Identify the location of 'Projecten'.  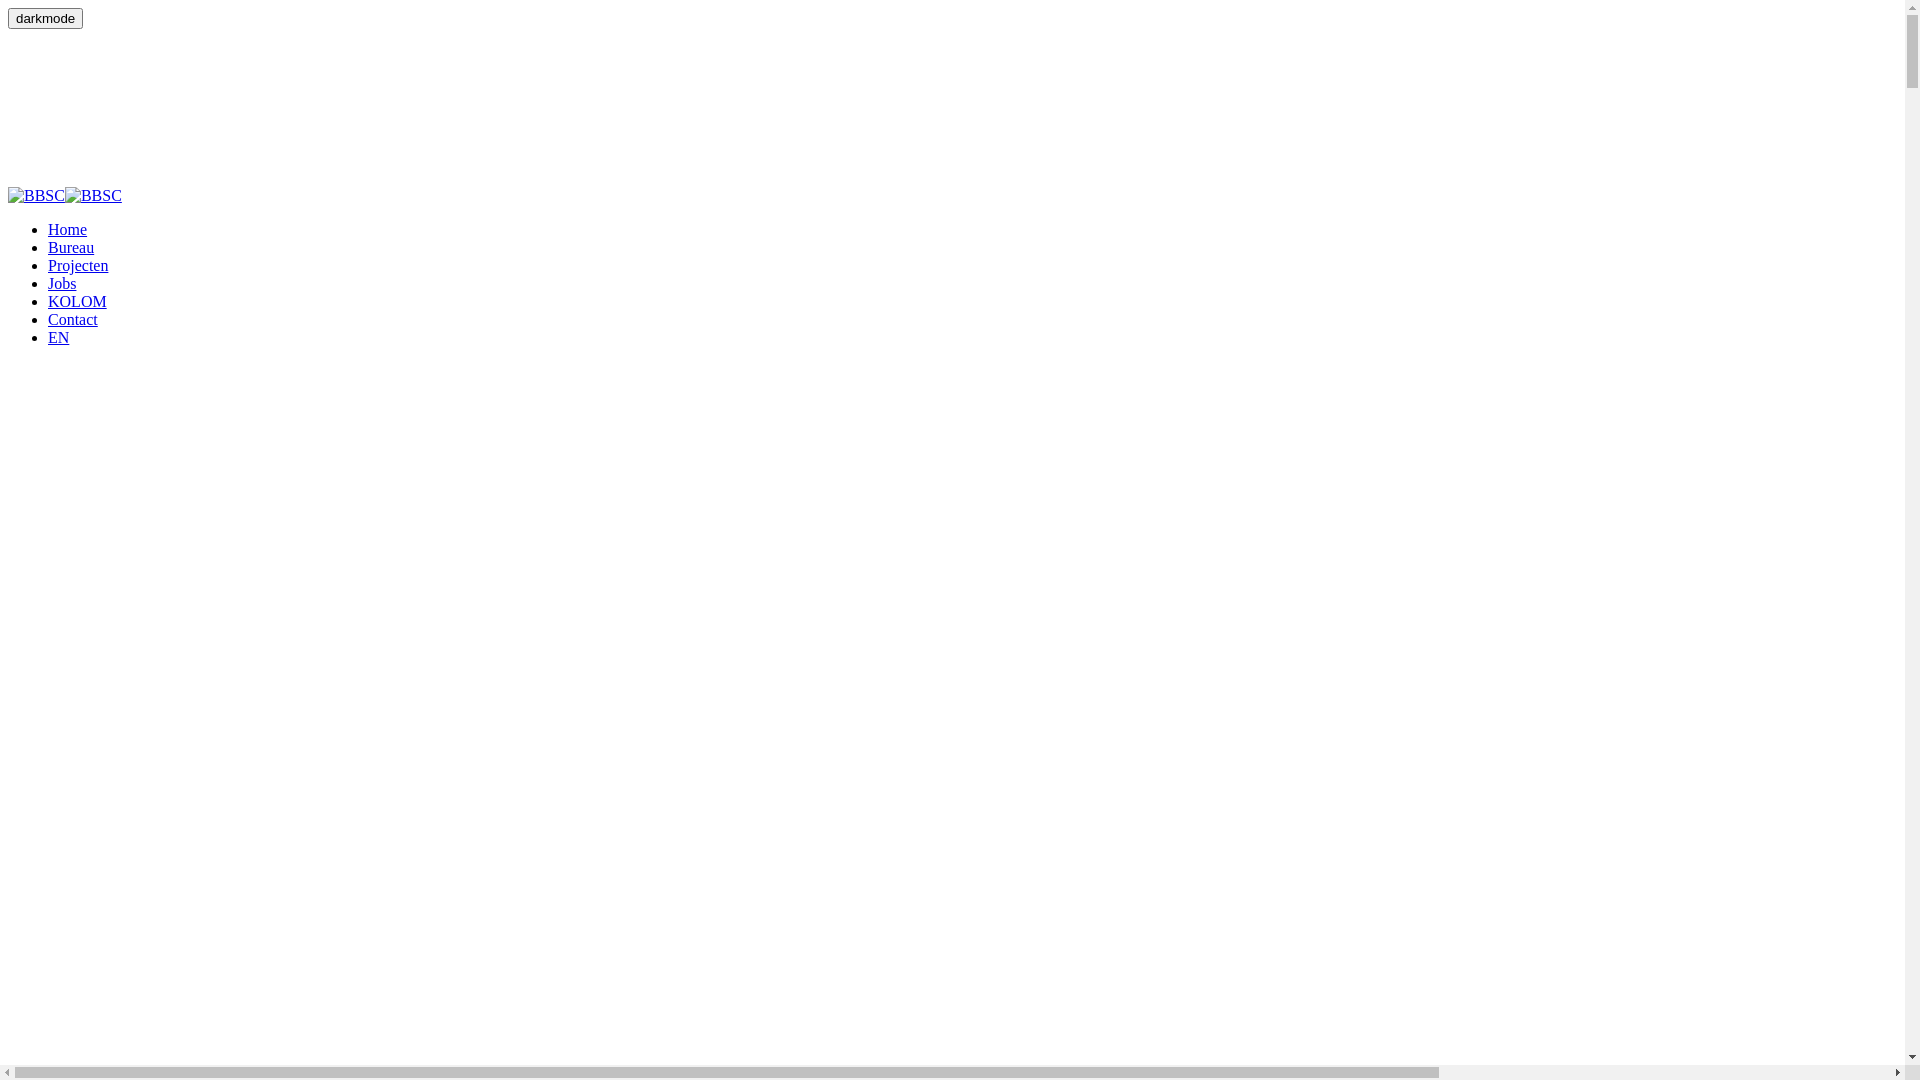
(77, 264).